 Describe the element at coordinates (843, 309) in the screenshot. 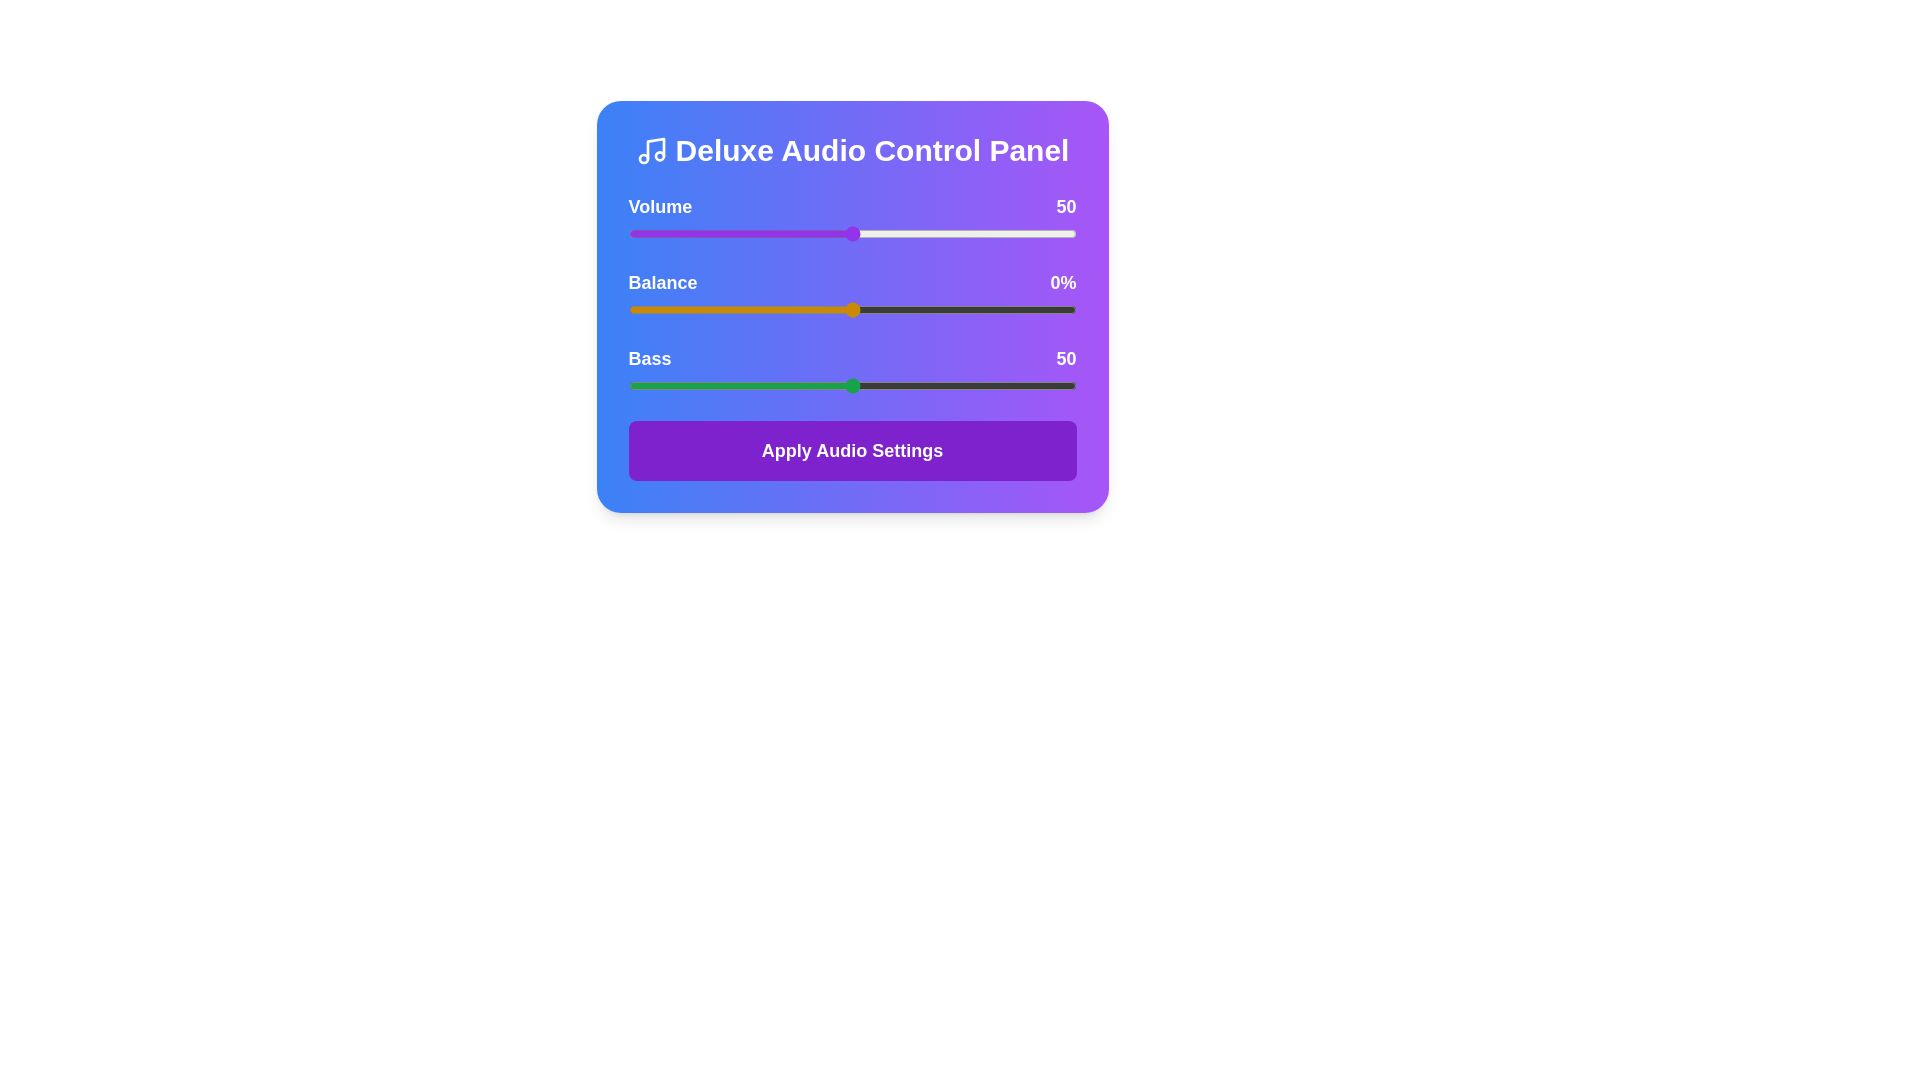

I see `balance` at that location.